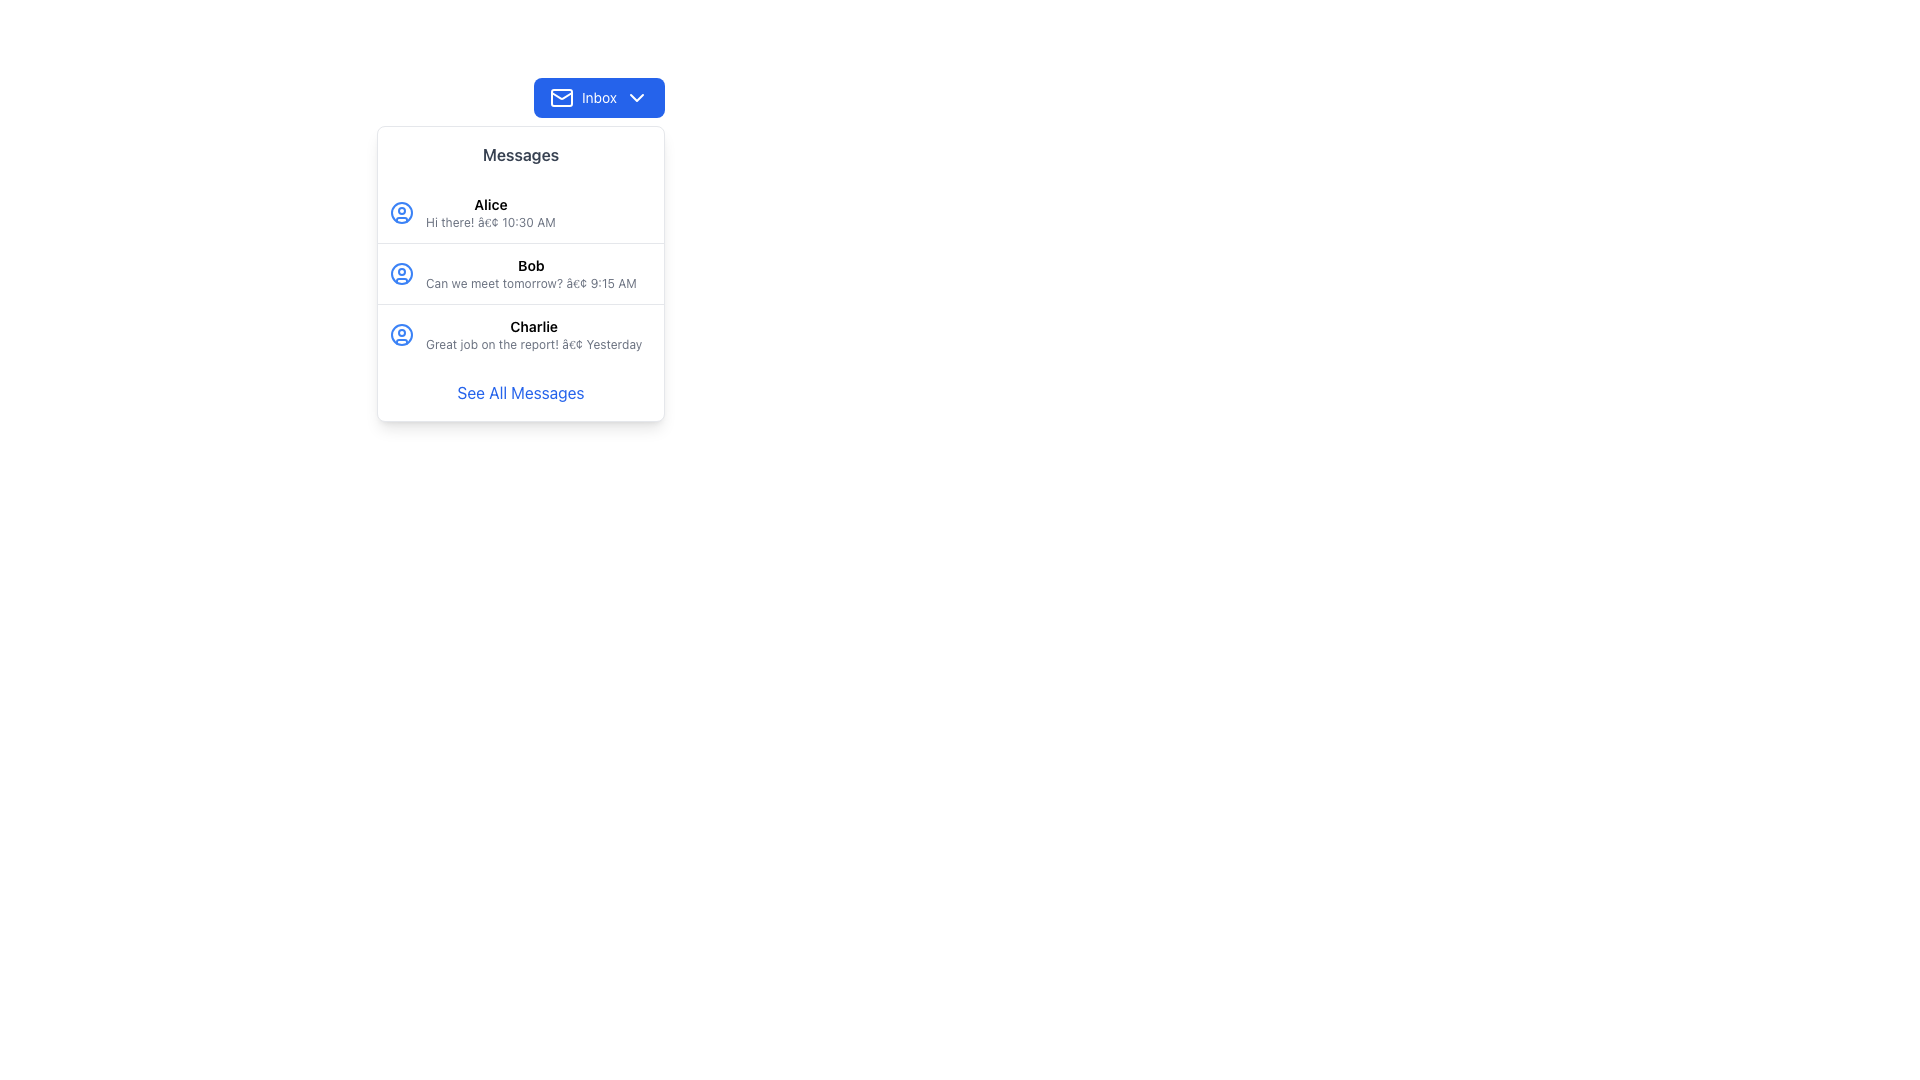  What do you see at coordinates (531, 265) in the screenshot?
I see `the content of the text label displaying the name 'Bob', which is bold and distinct, located below the first message item 'Alice' and above the third item 'Charlie'` at bounding box center [531, 265].